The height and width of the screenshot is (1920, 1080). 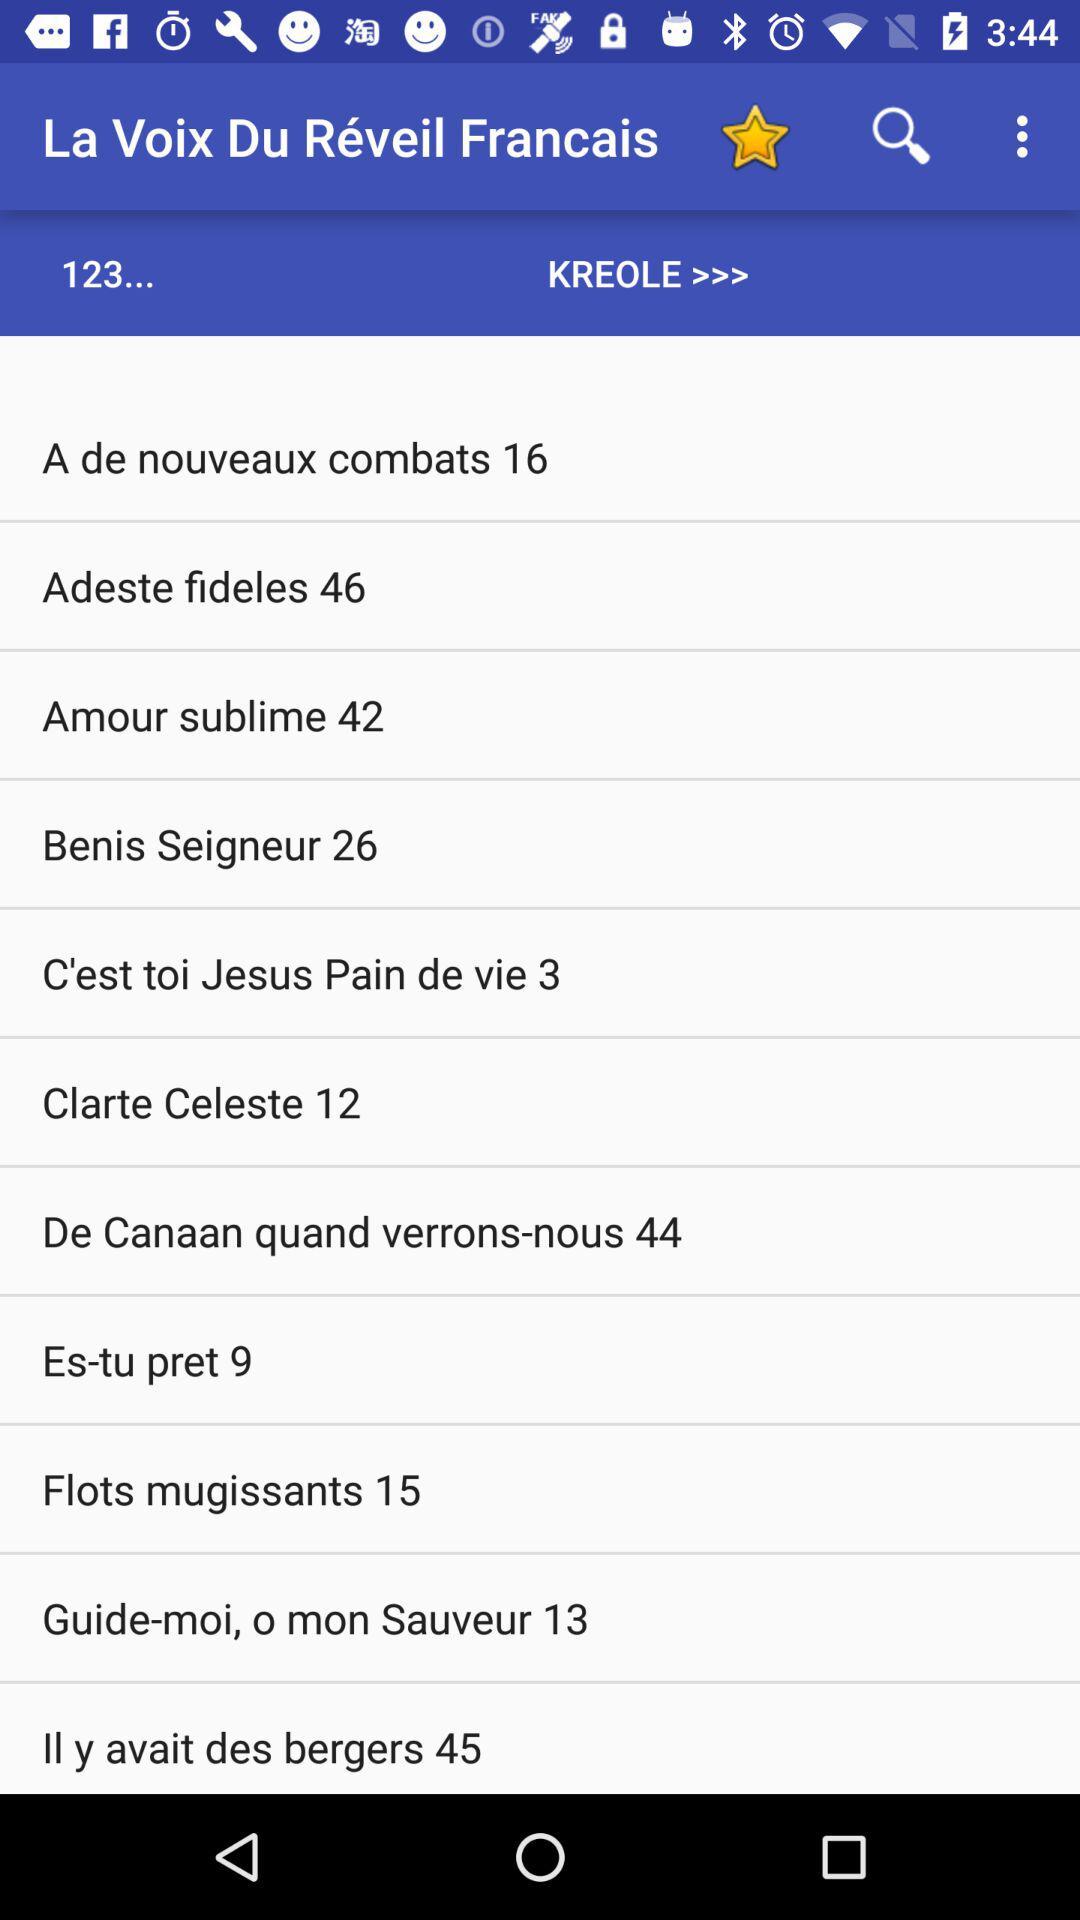 What do you see at coordinates (108, 272) in the screenshot?
I see `app below the la voix du` at bounding box center [108, 272].